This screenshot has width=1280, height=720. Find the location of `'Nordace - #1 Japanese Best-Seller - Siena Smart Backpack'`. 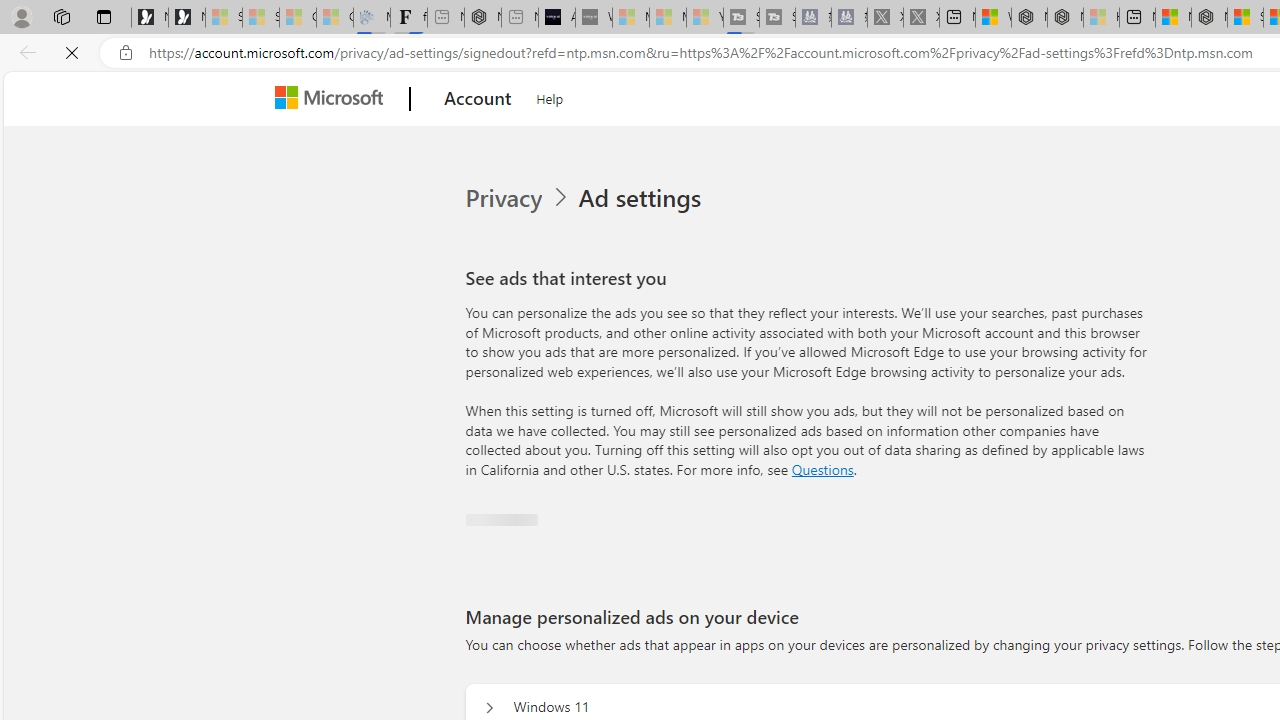

'Nordace - #1 Japanese Best-Seller - Siena Smart Backpack' is located at coordinates (482, 17).